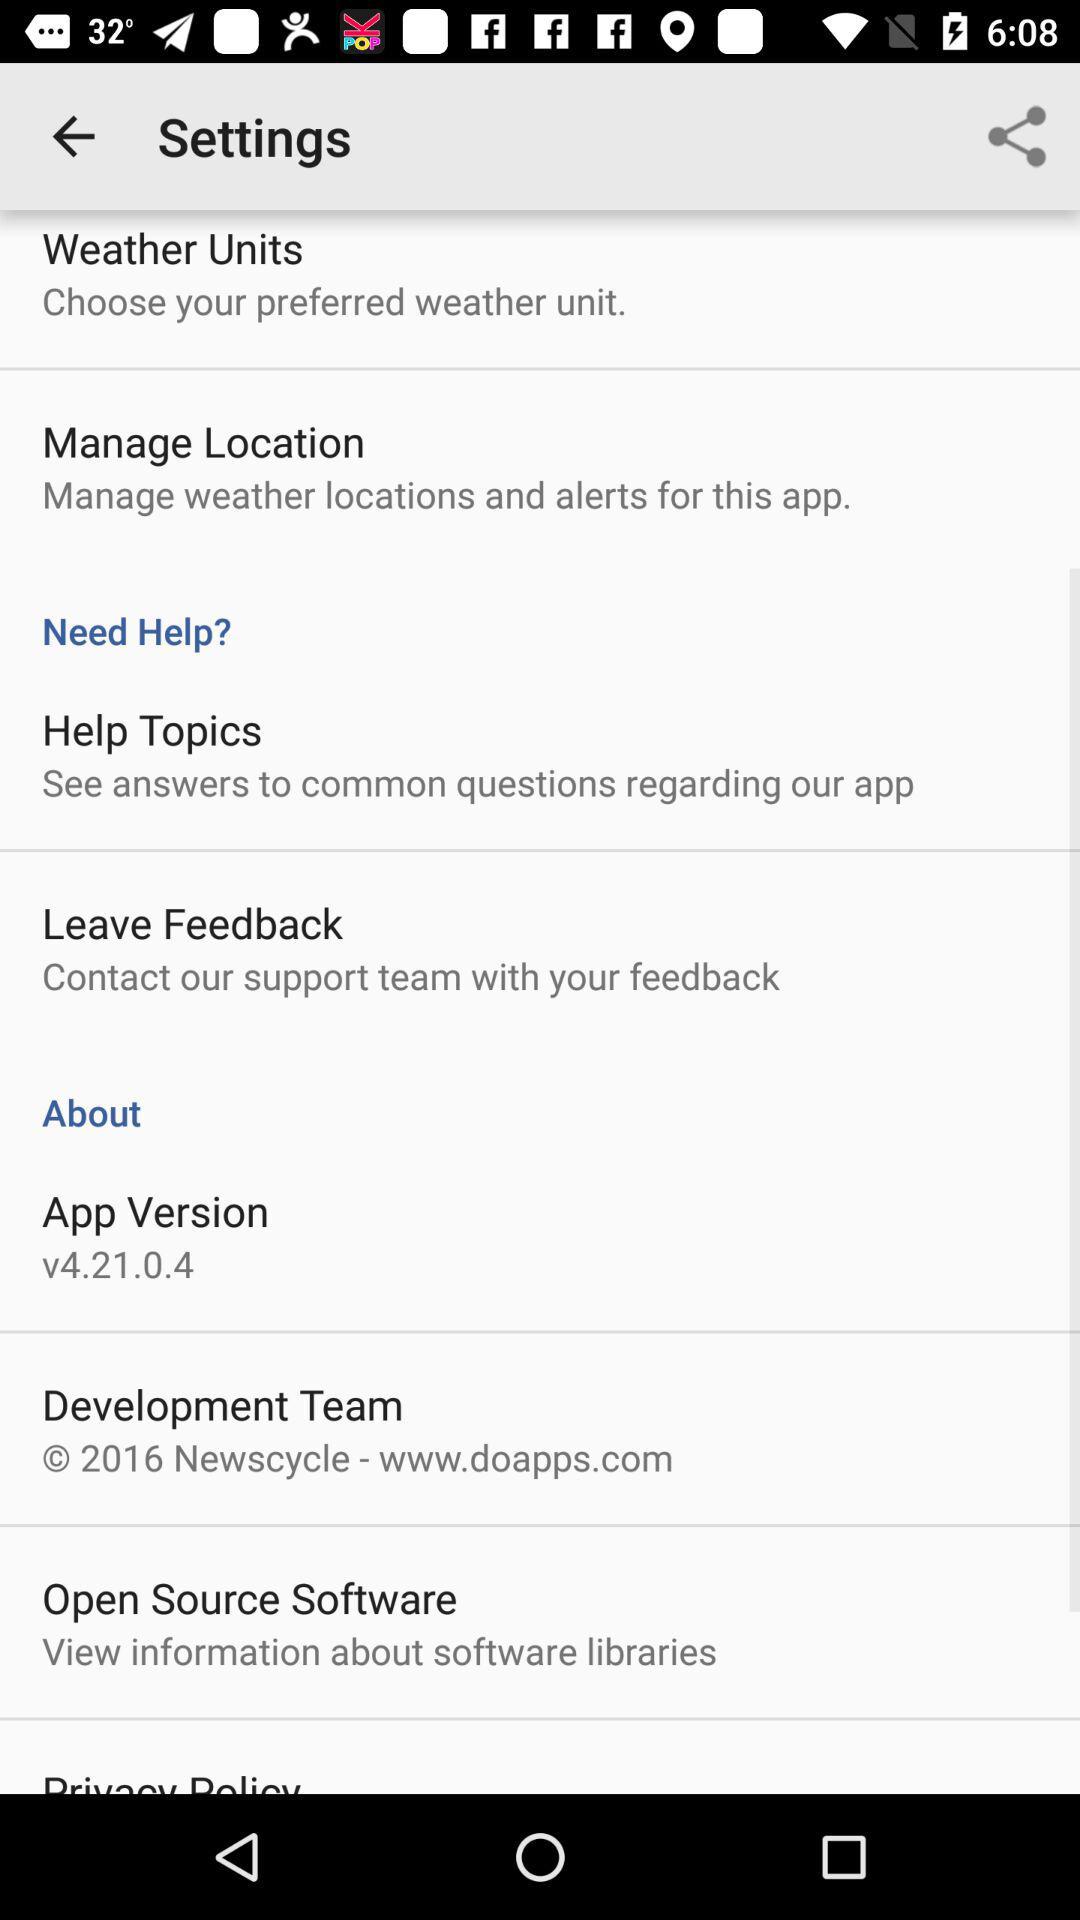 This screenshot has width=1080, height=1920. I want to click on app to the left of the settings  item, so click(72, 135).